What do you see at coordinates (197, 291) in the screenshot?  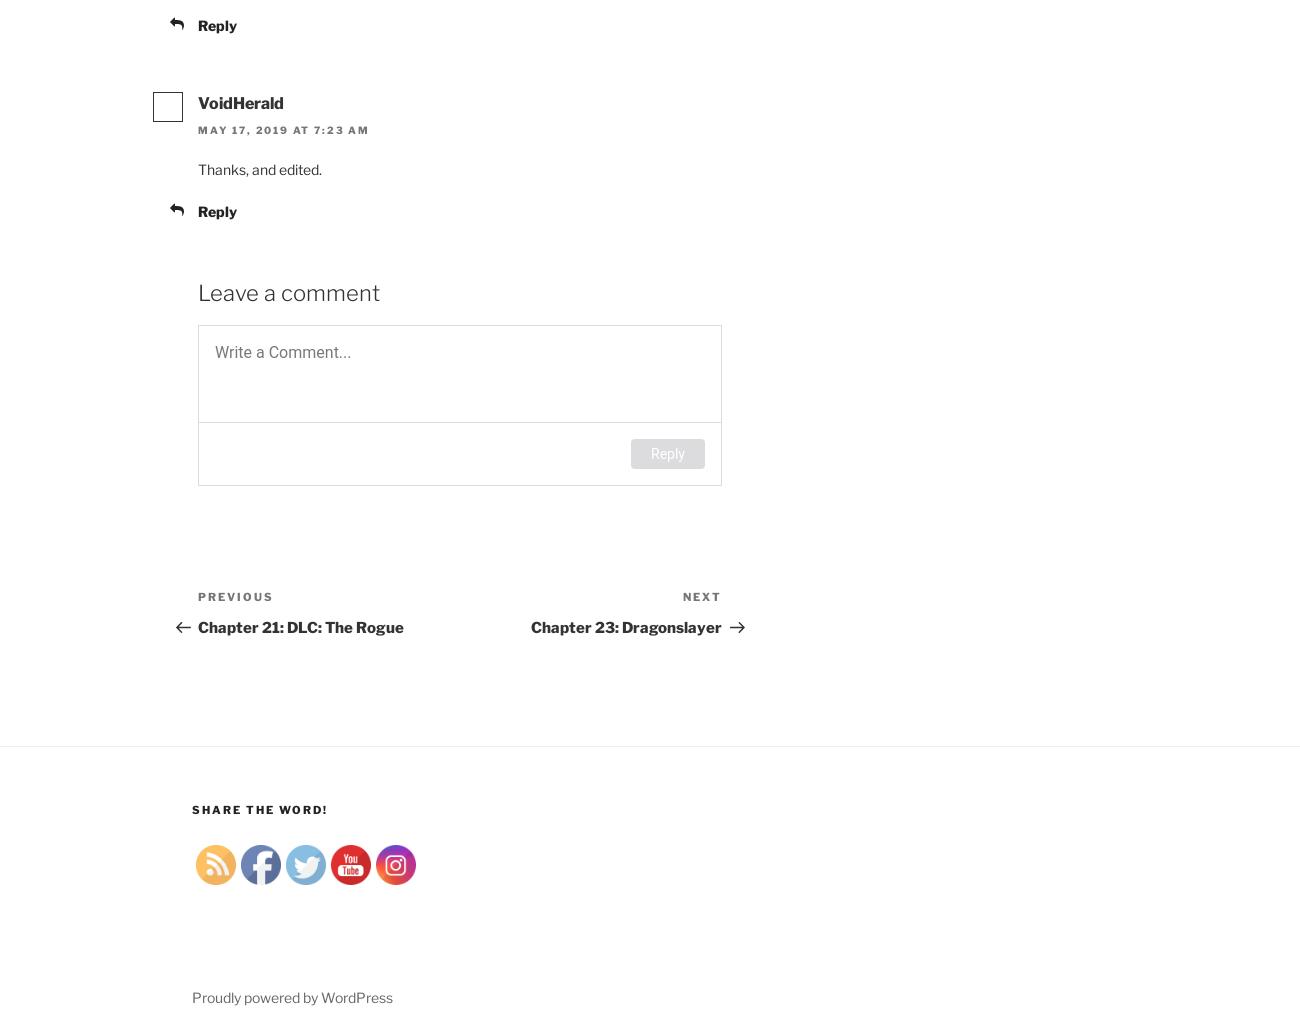 I see `'Leave a comment'` at bounding box center [197, 291].